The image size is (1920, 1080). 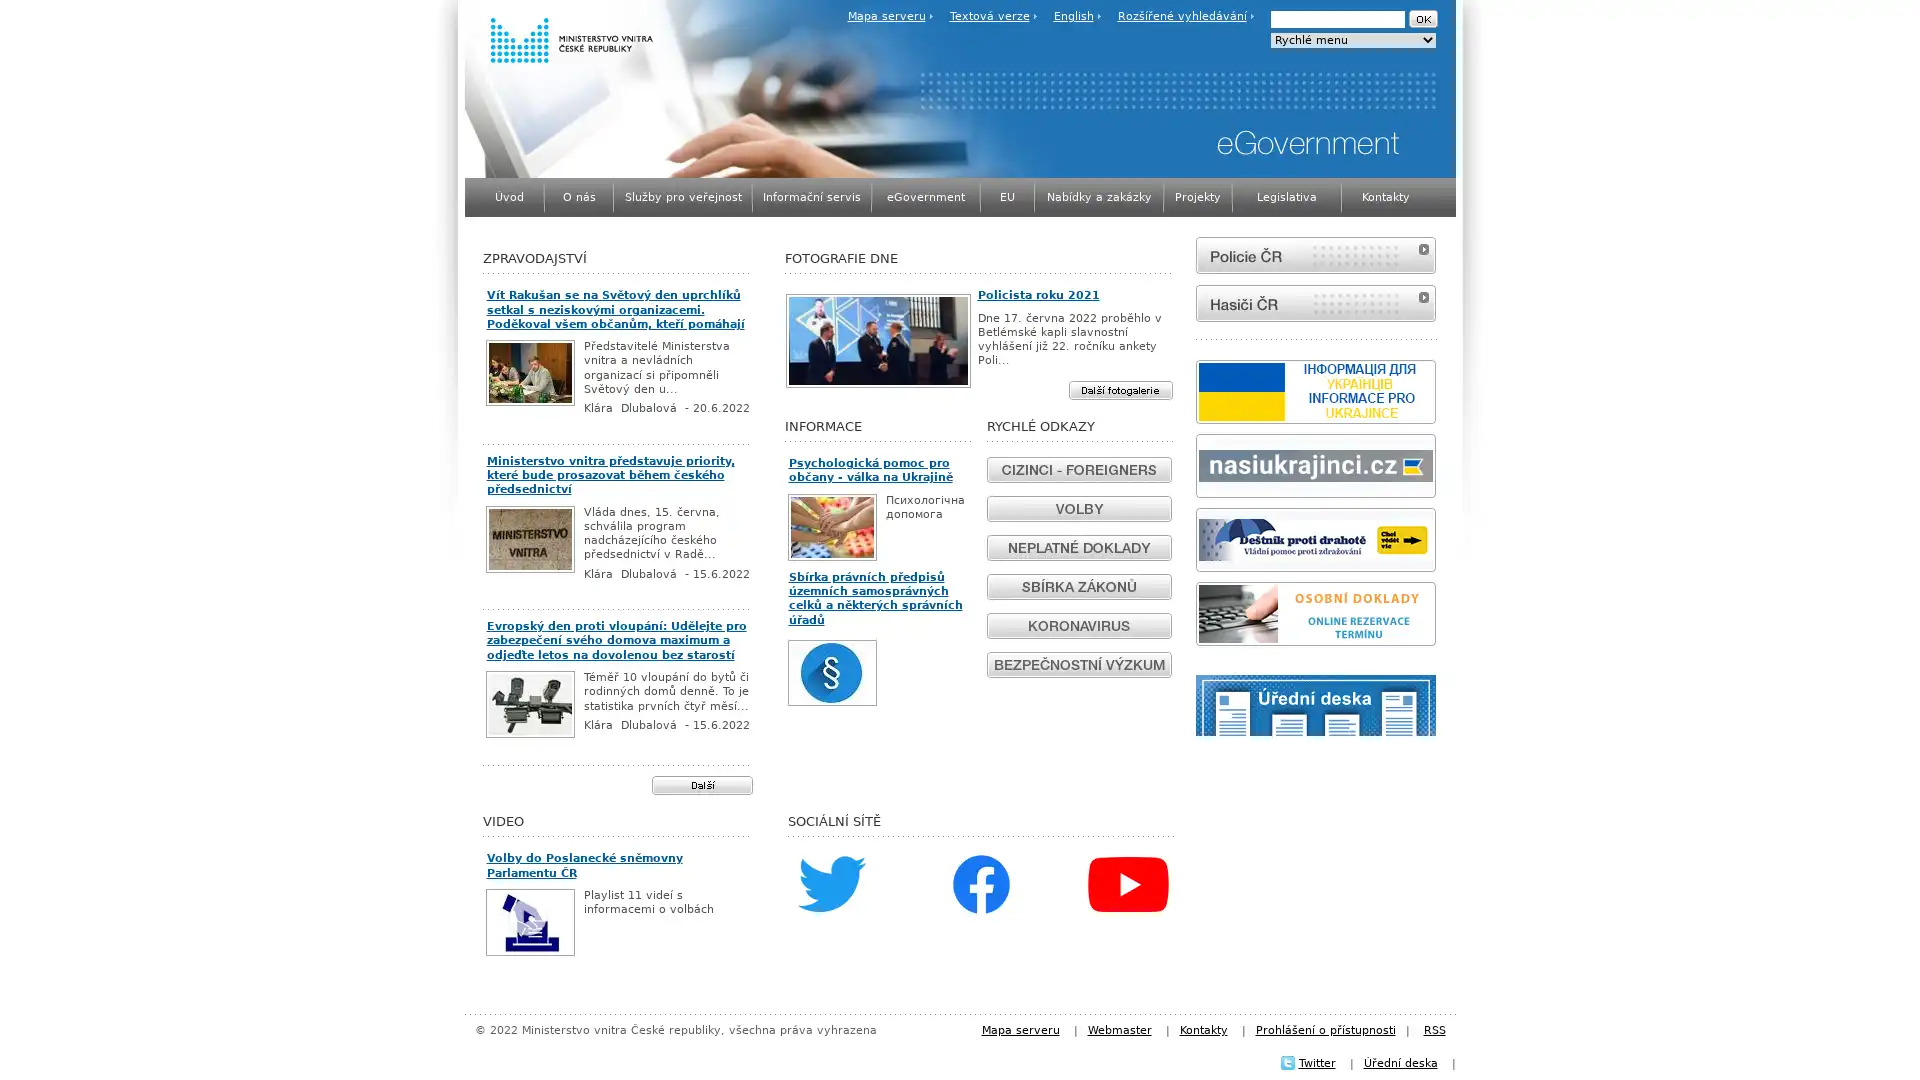 What do you see at coordinates (1421, 19) in the screenshot?
I see `ok` at bounding box center [1421, 19].